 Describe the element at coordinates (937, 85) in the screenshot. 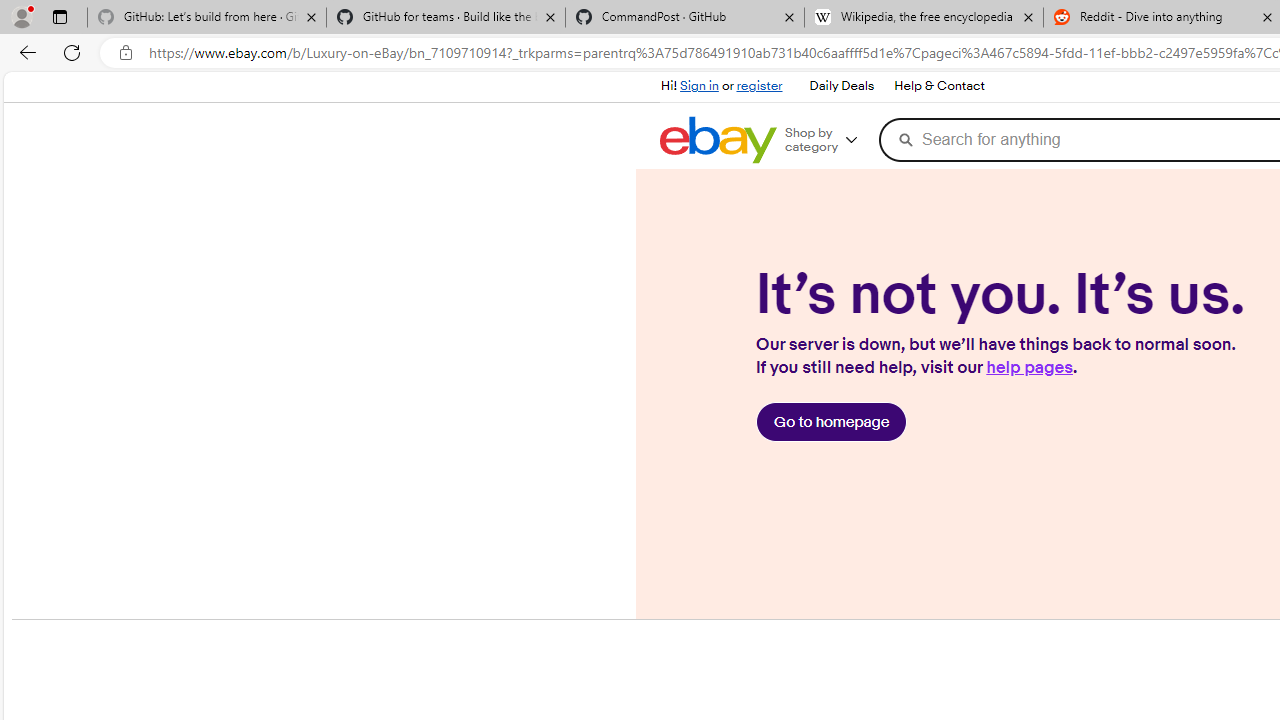

I see `'Help & Contact'` at that location.